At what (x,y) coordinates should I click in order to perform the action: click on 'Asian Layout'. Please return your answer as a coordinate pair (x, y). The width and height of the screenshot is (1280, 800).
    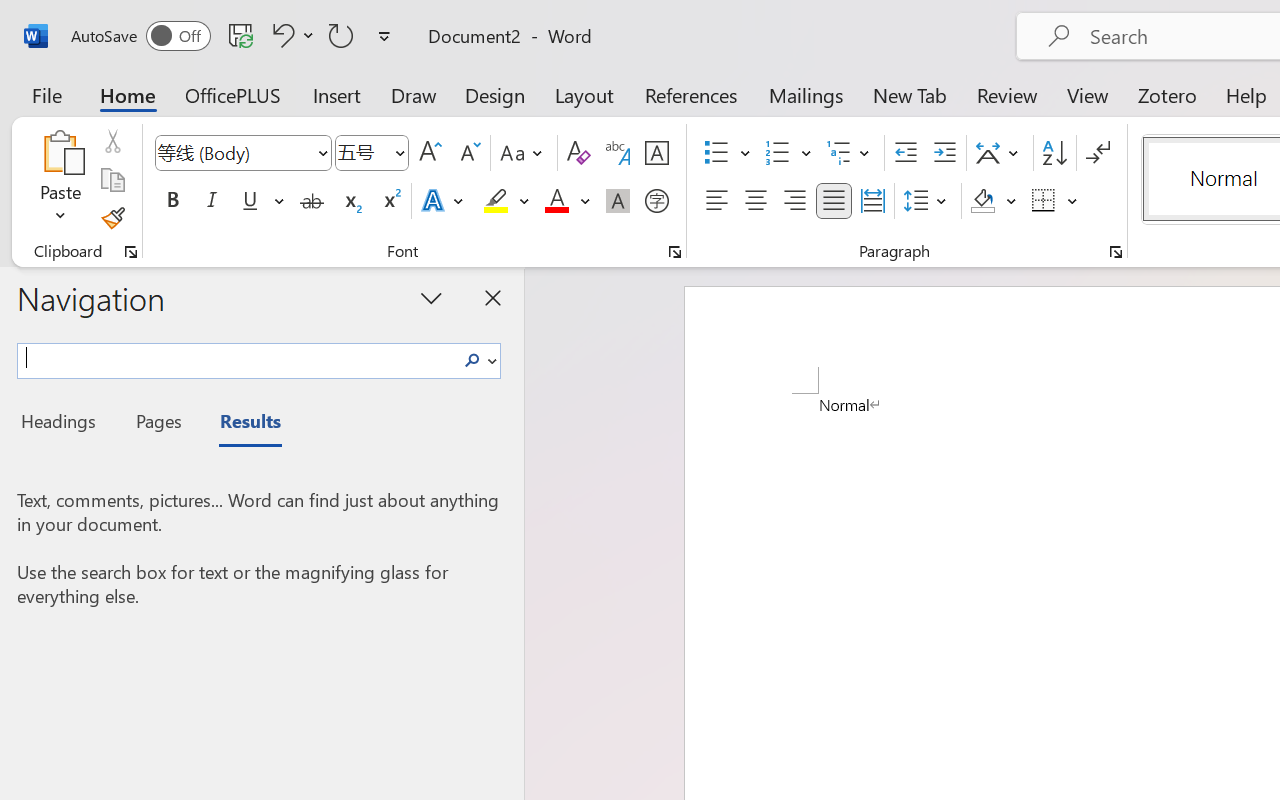
    Looking at the image, I should click on (1000, 153).